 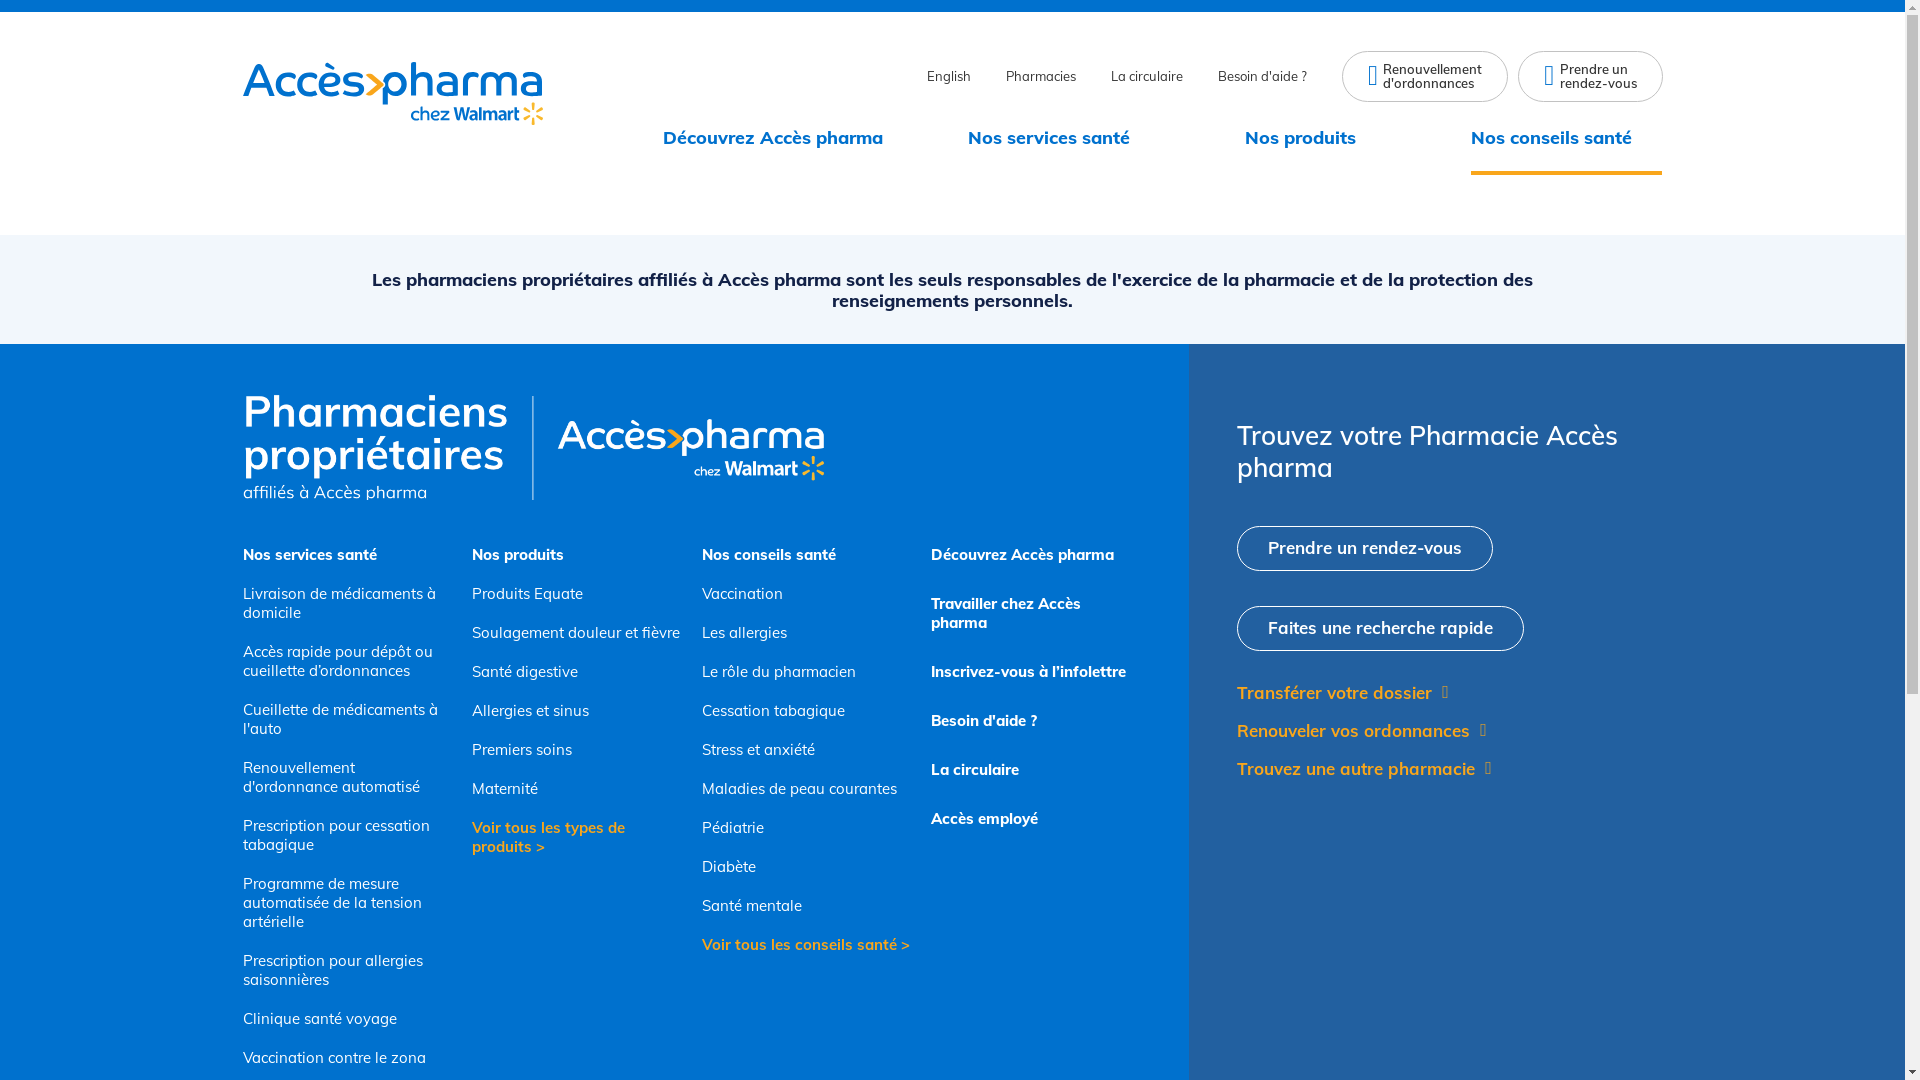 I want to click on 'Trouvez une autre pharmacie', so click(x=1236, y=767).